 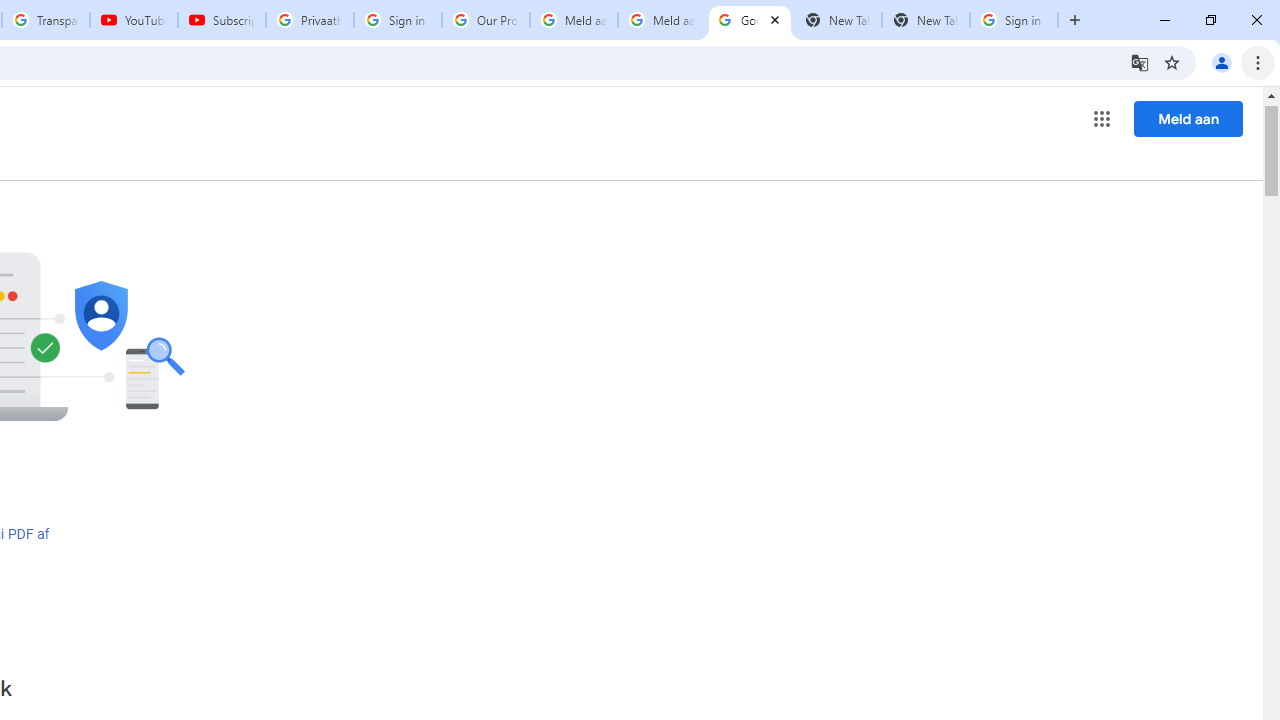 I want to click on 'Subscriptions - YouTube', so click(x=222, y=20).